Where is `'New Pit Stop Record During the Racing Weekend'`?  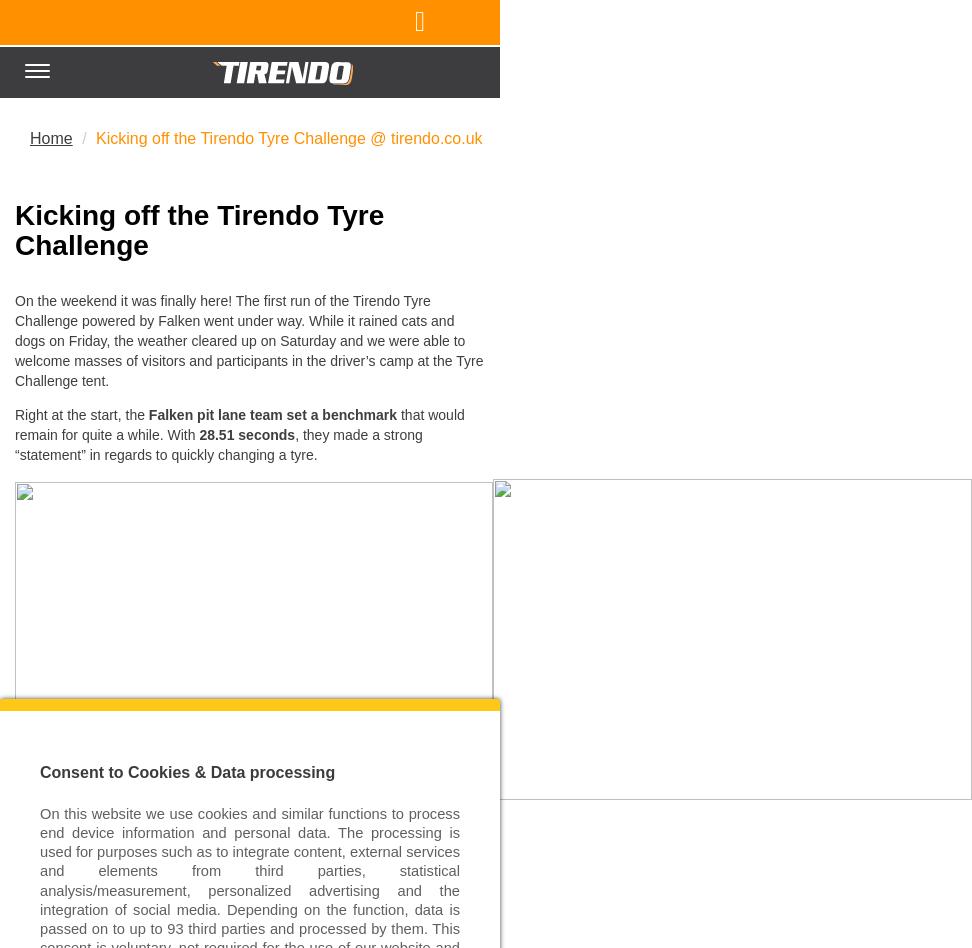 'New Pit Stop Record During the Racing Weekend' is located at coordinates (246, 813).